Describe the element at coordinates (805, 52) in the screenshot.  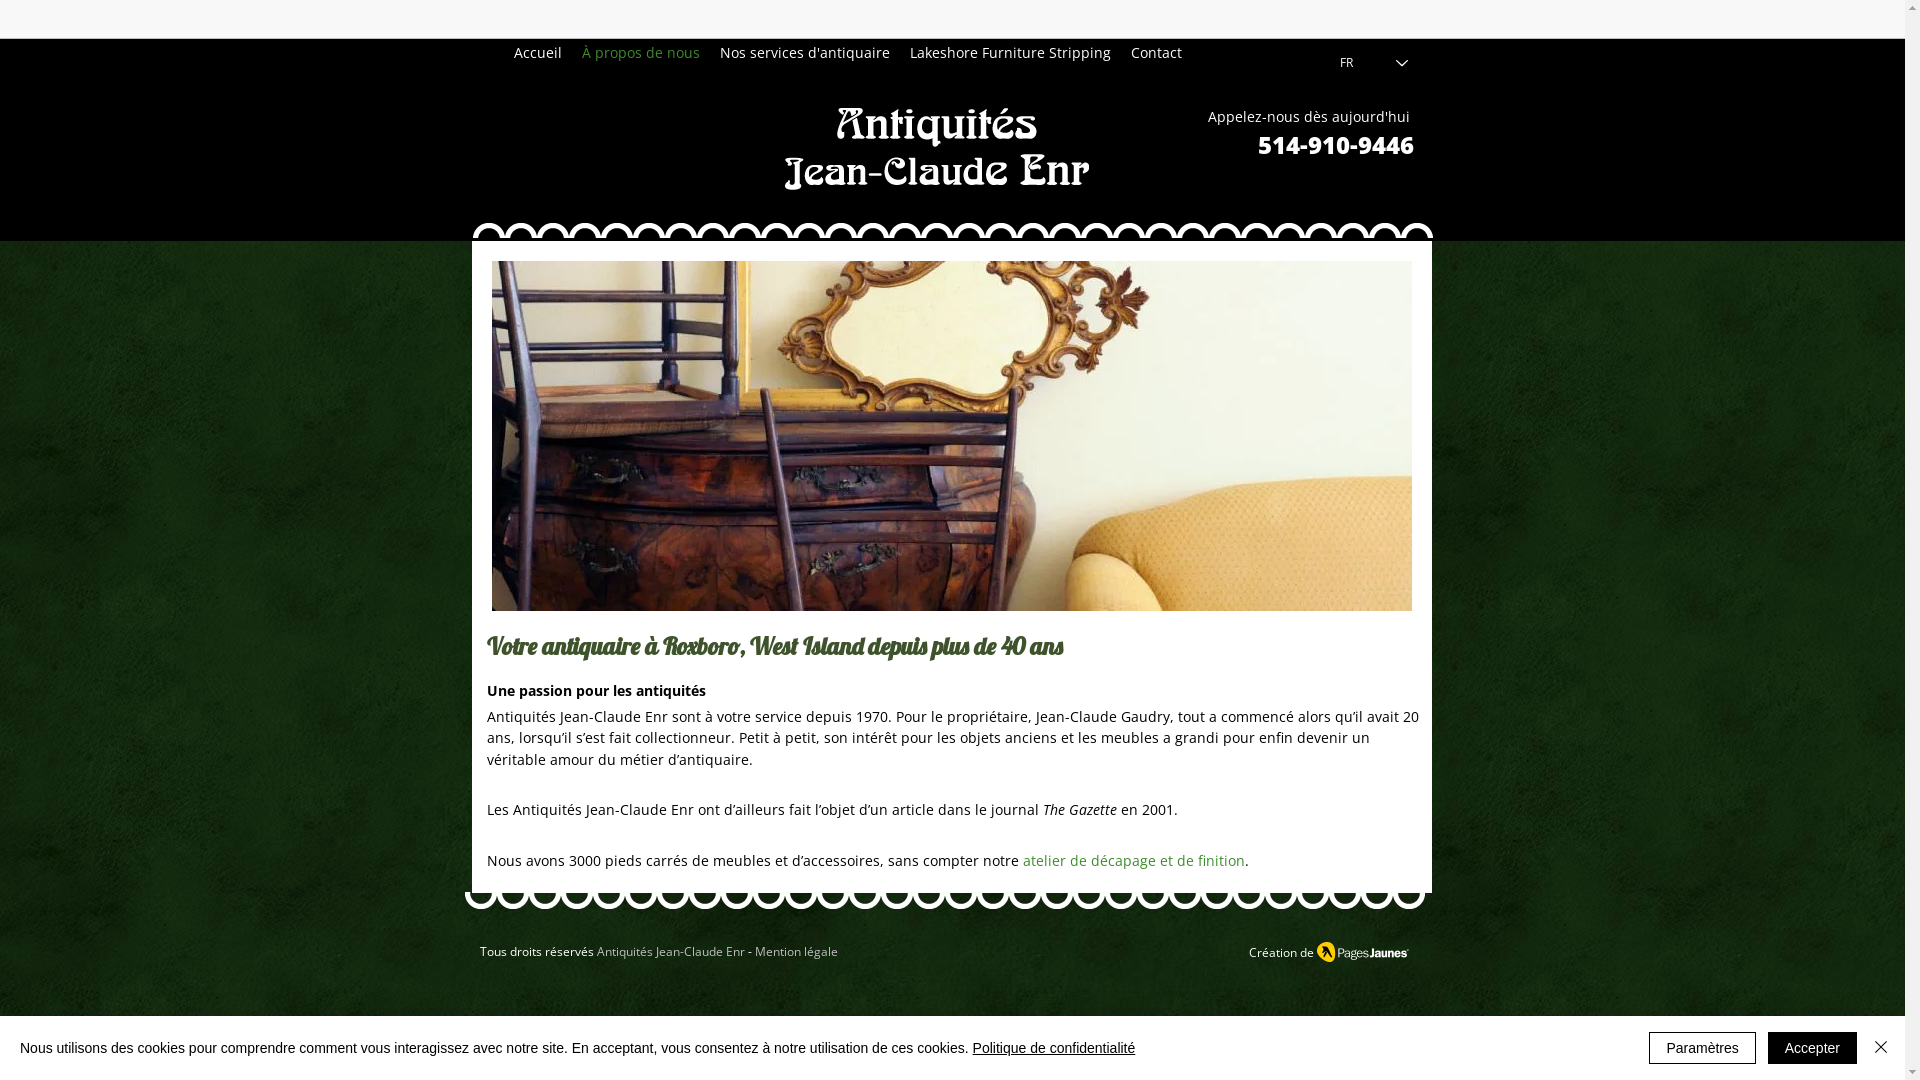
I see `'Nos services d'antiquaire'` at that location.